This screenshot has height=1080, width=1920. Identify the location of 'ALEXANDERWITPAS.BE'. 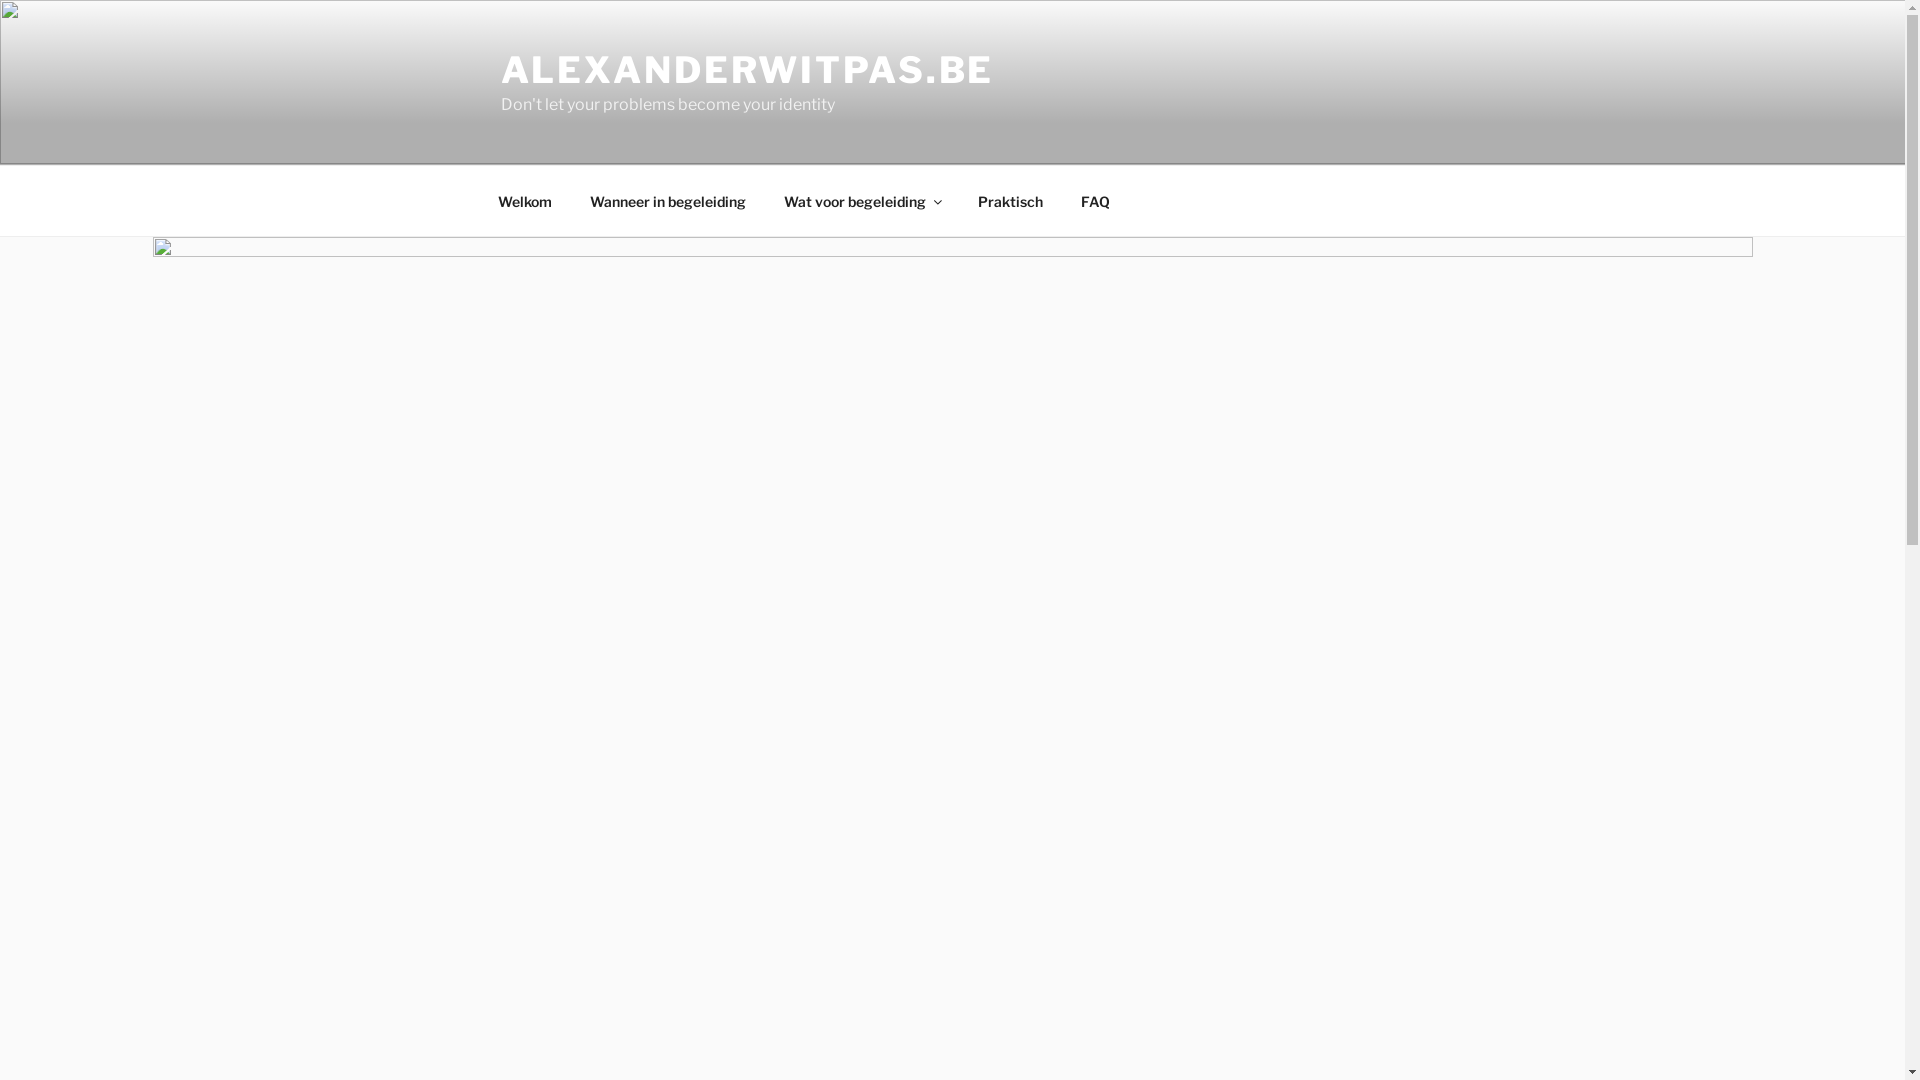
(746, 68).